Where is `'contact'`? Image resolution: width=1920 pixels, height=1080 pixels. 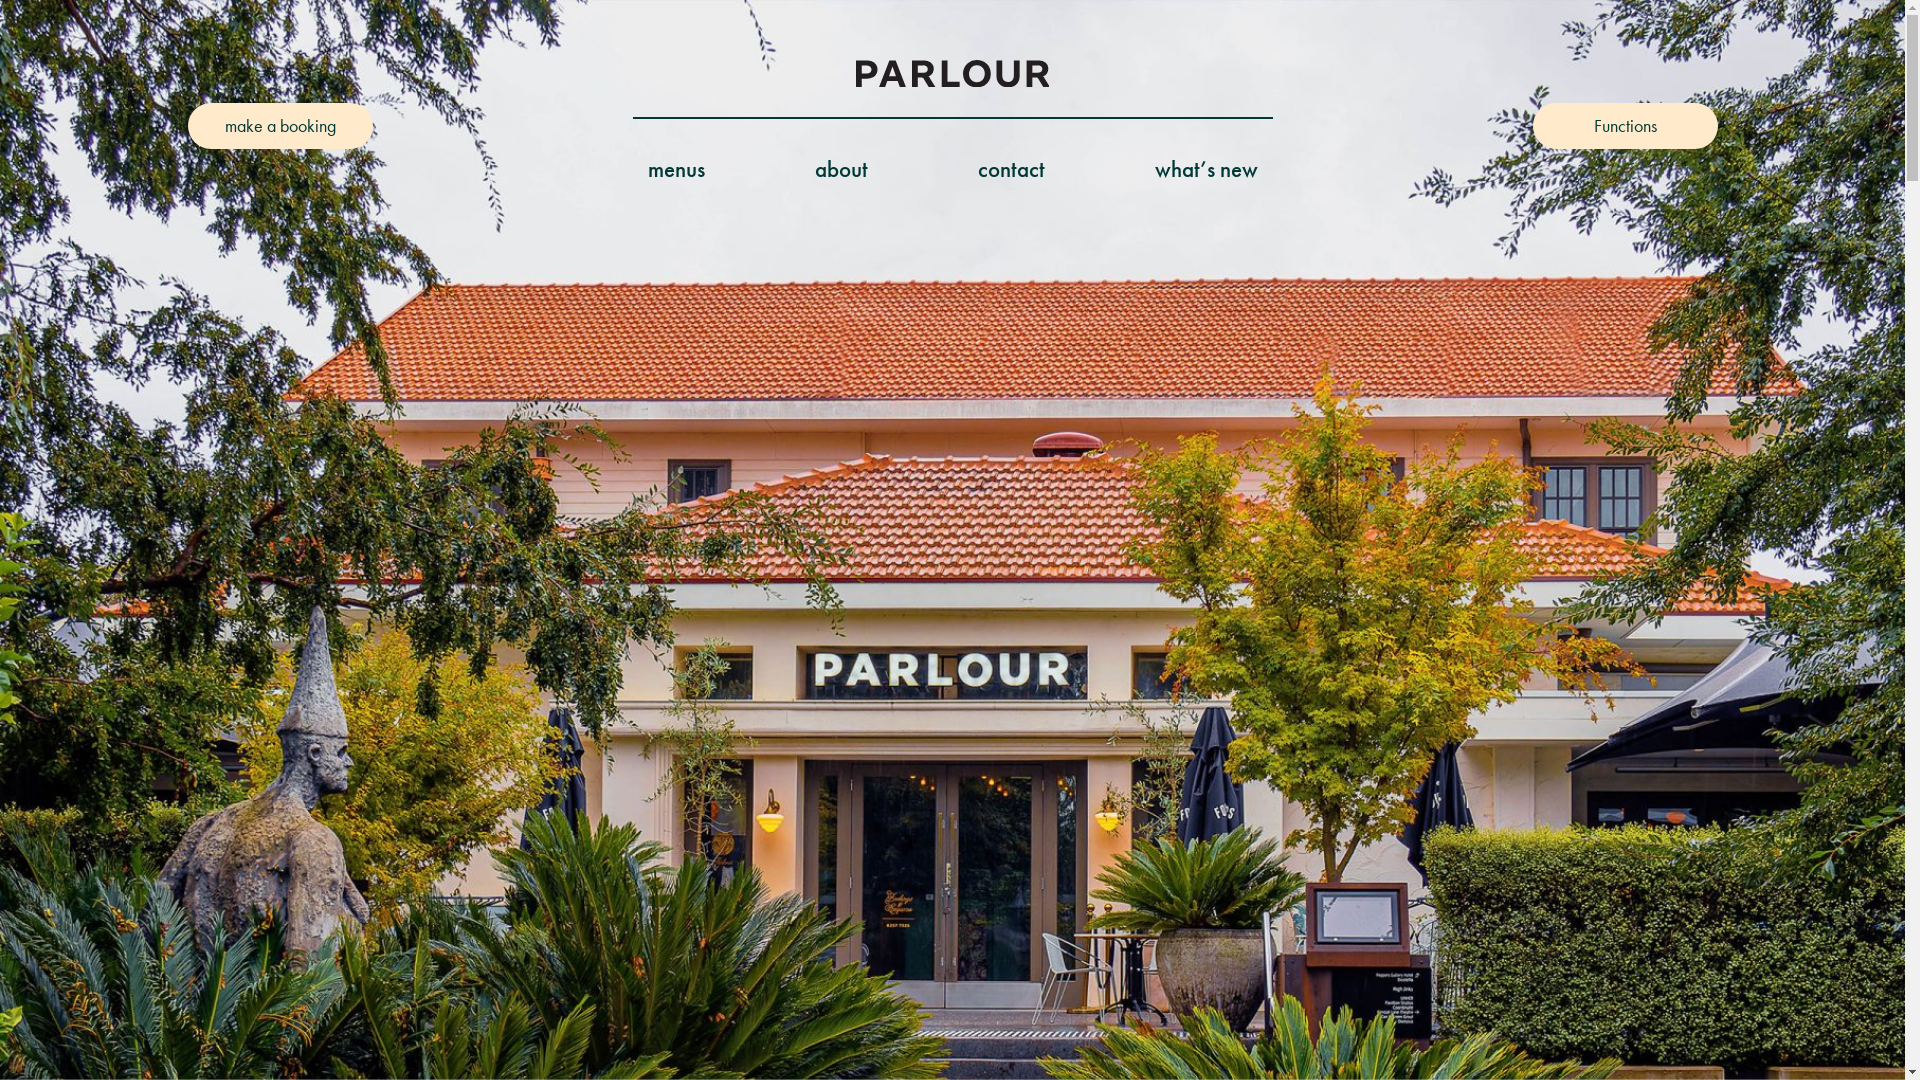 'contact' is located at coordinates (1011, 169).